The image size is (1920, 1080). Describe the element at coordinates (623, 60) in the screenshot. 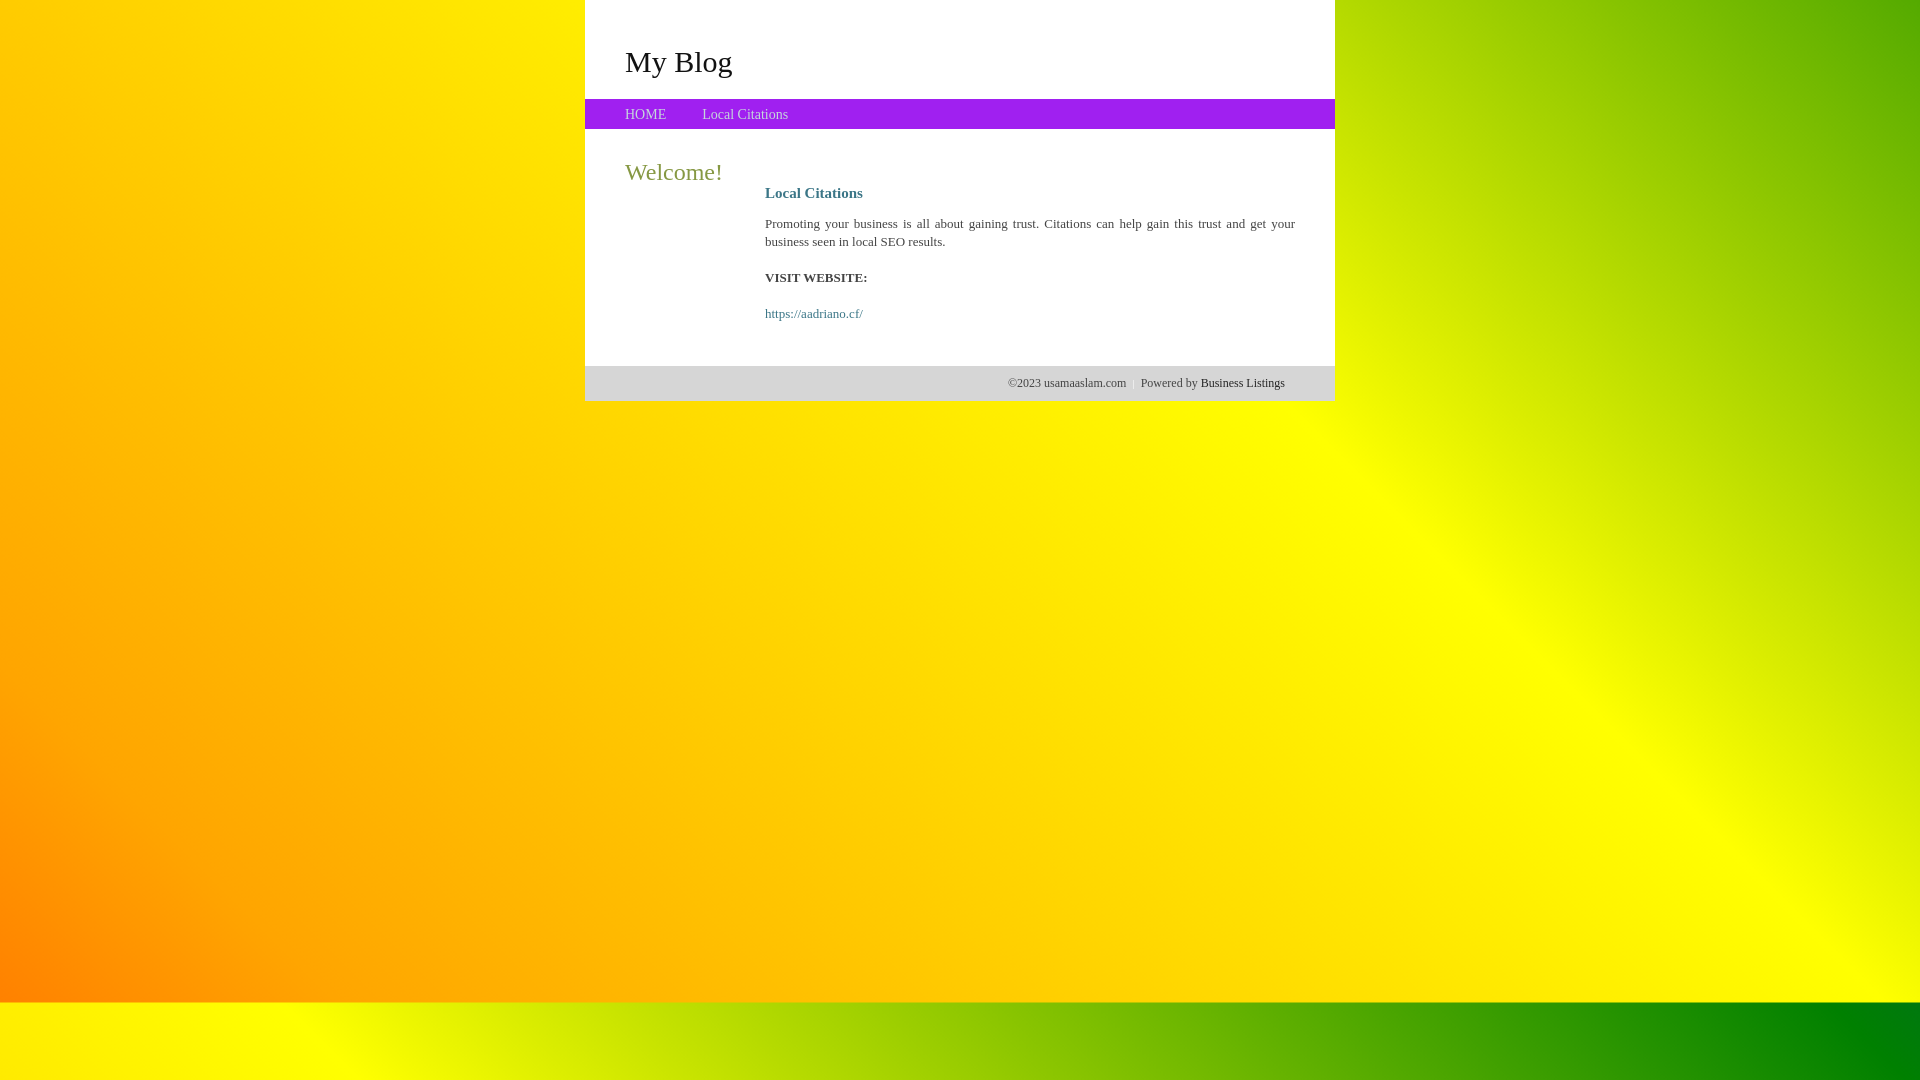

I see `'My Blog'` at that location.